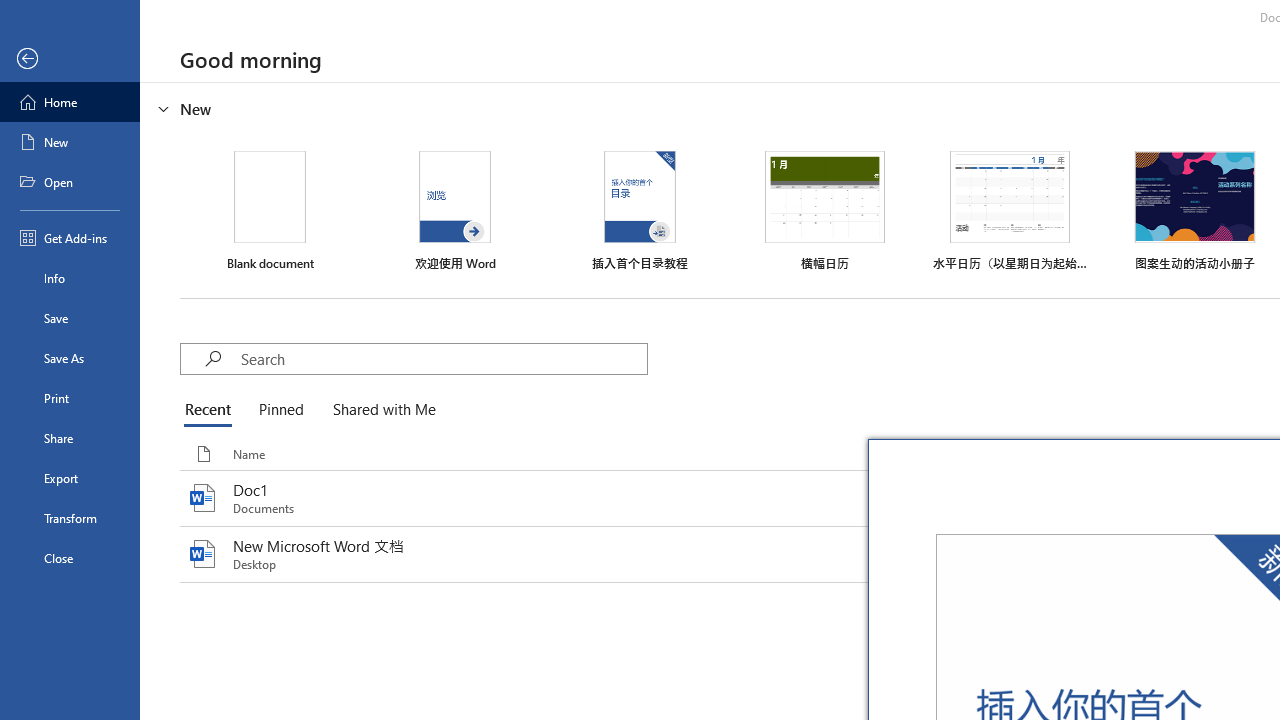 This screenshot has height=720, width=1280. What do you see at coordinates (212, 410) in the screenshot?
I see `'Recent'` at bounding box center [212, 410].